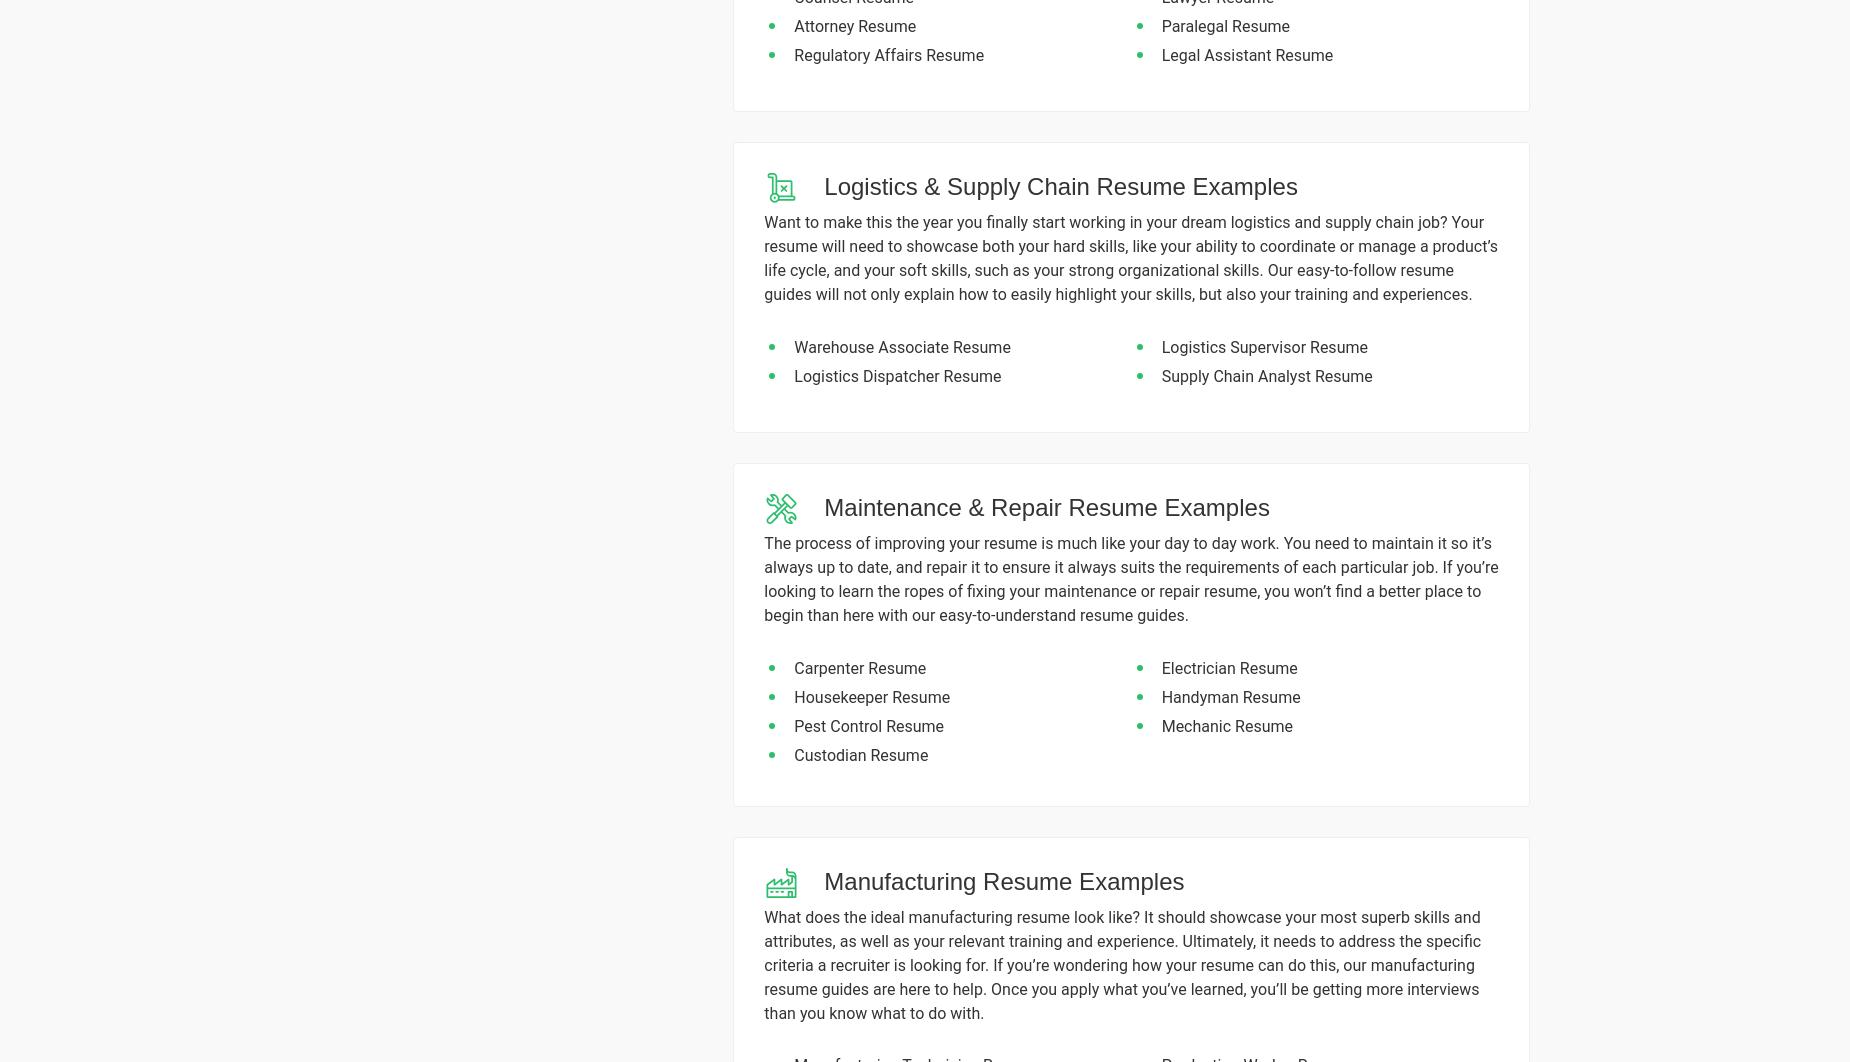 The height and width of the screenshot is (1062, 1850). What do you see at coordinates (1229, 696) in the screenshot?
I see `'Handyman Resume'` at bounding box center [1229, 696].